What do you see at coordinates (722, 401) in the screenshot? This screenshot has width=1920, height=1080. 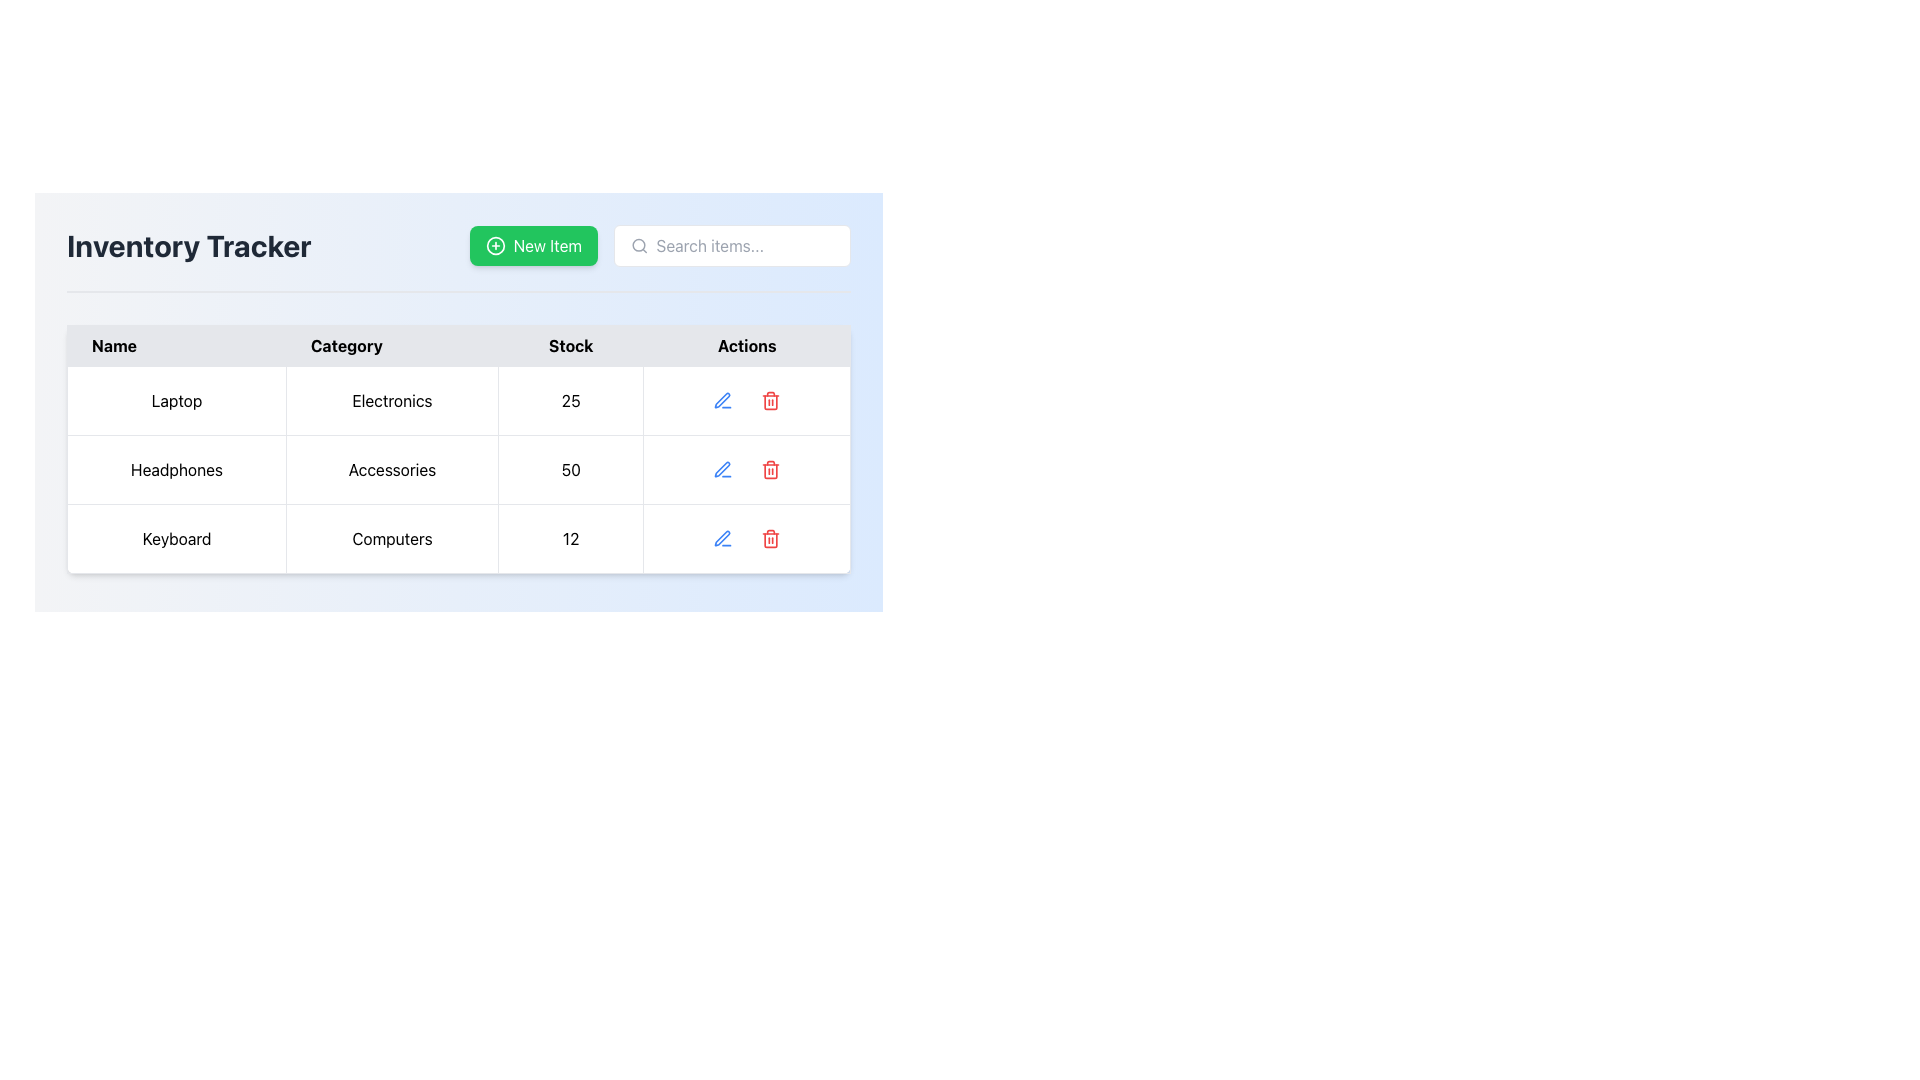 I see `the edit button icon located in the 'Actions' column of the first row of the table` at bounding box center [722, 401].